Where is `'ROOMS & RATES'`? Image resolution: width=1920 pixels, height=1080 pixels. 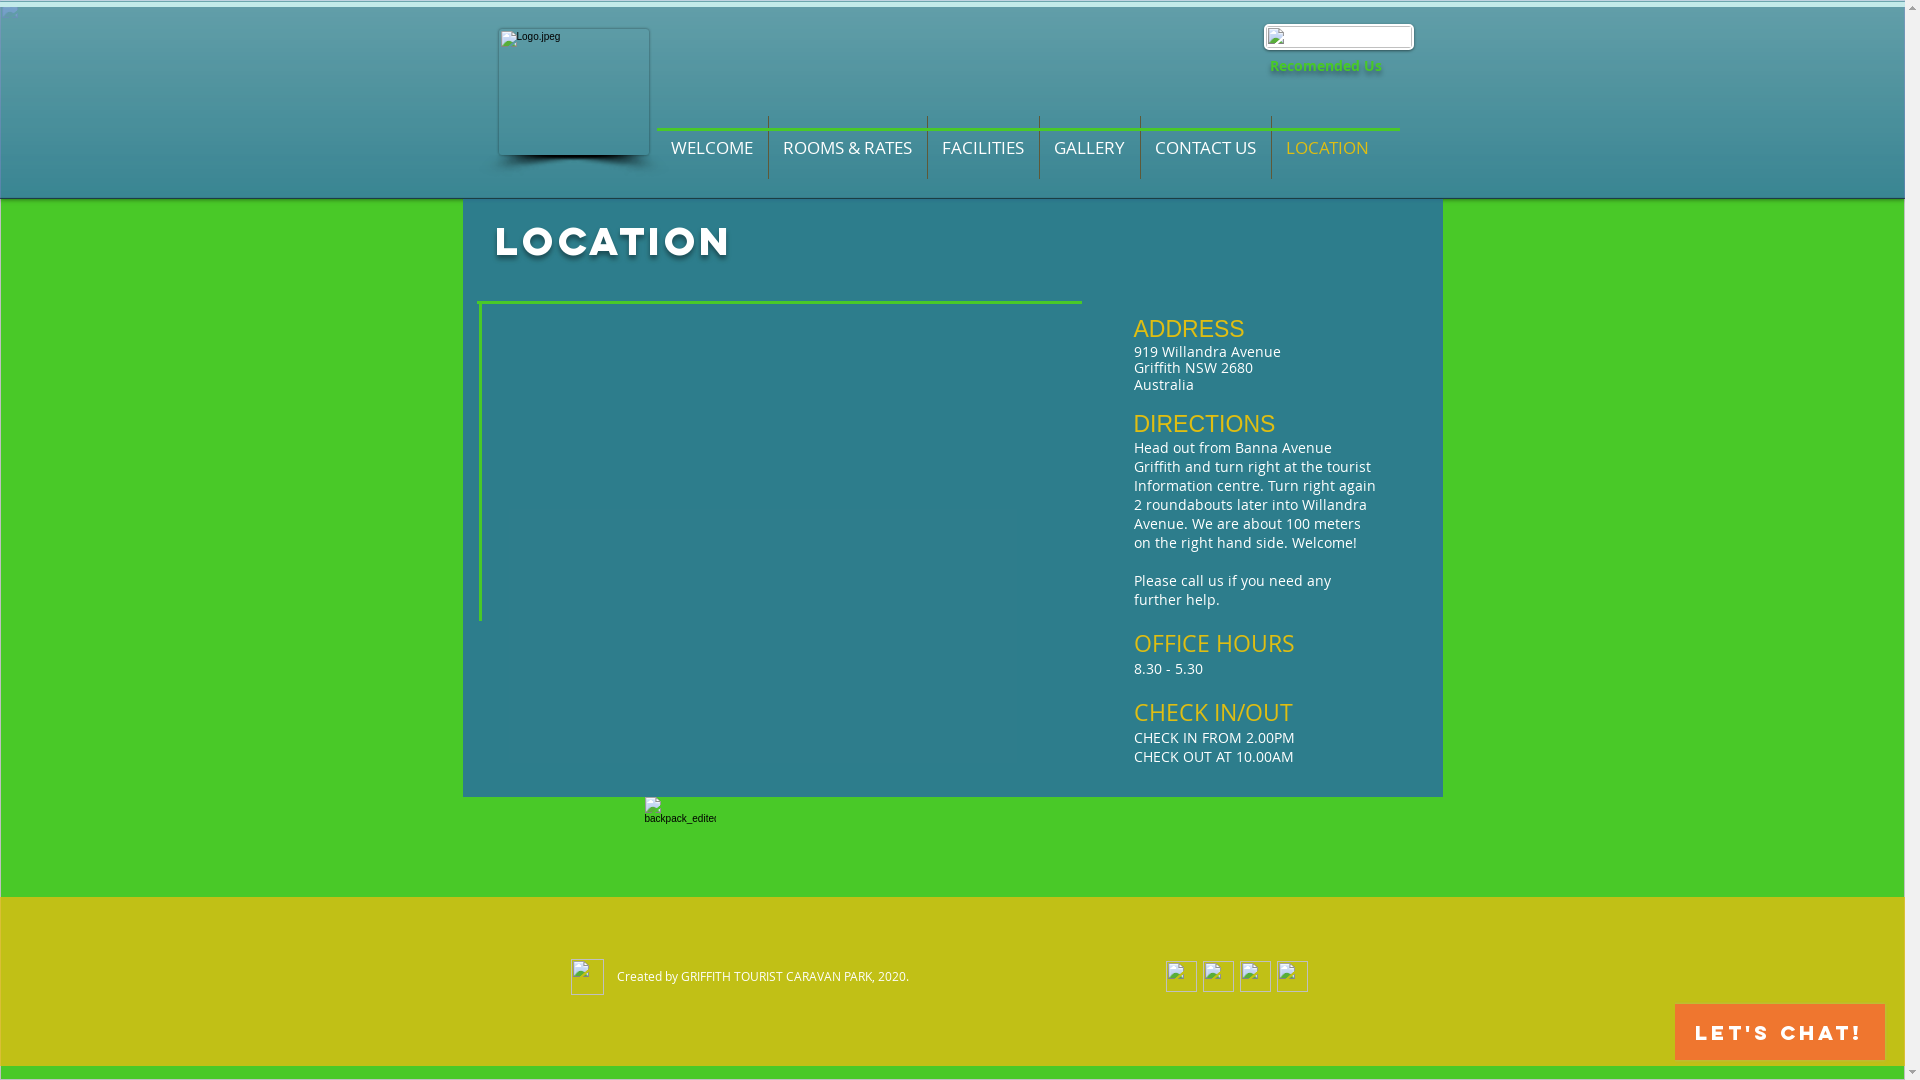
'ROOMS & RATES' is located at coordinates (846, 146).